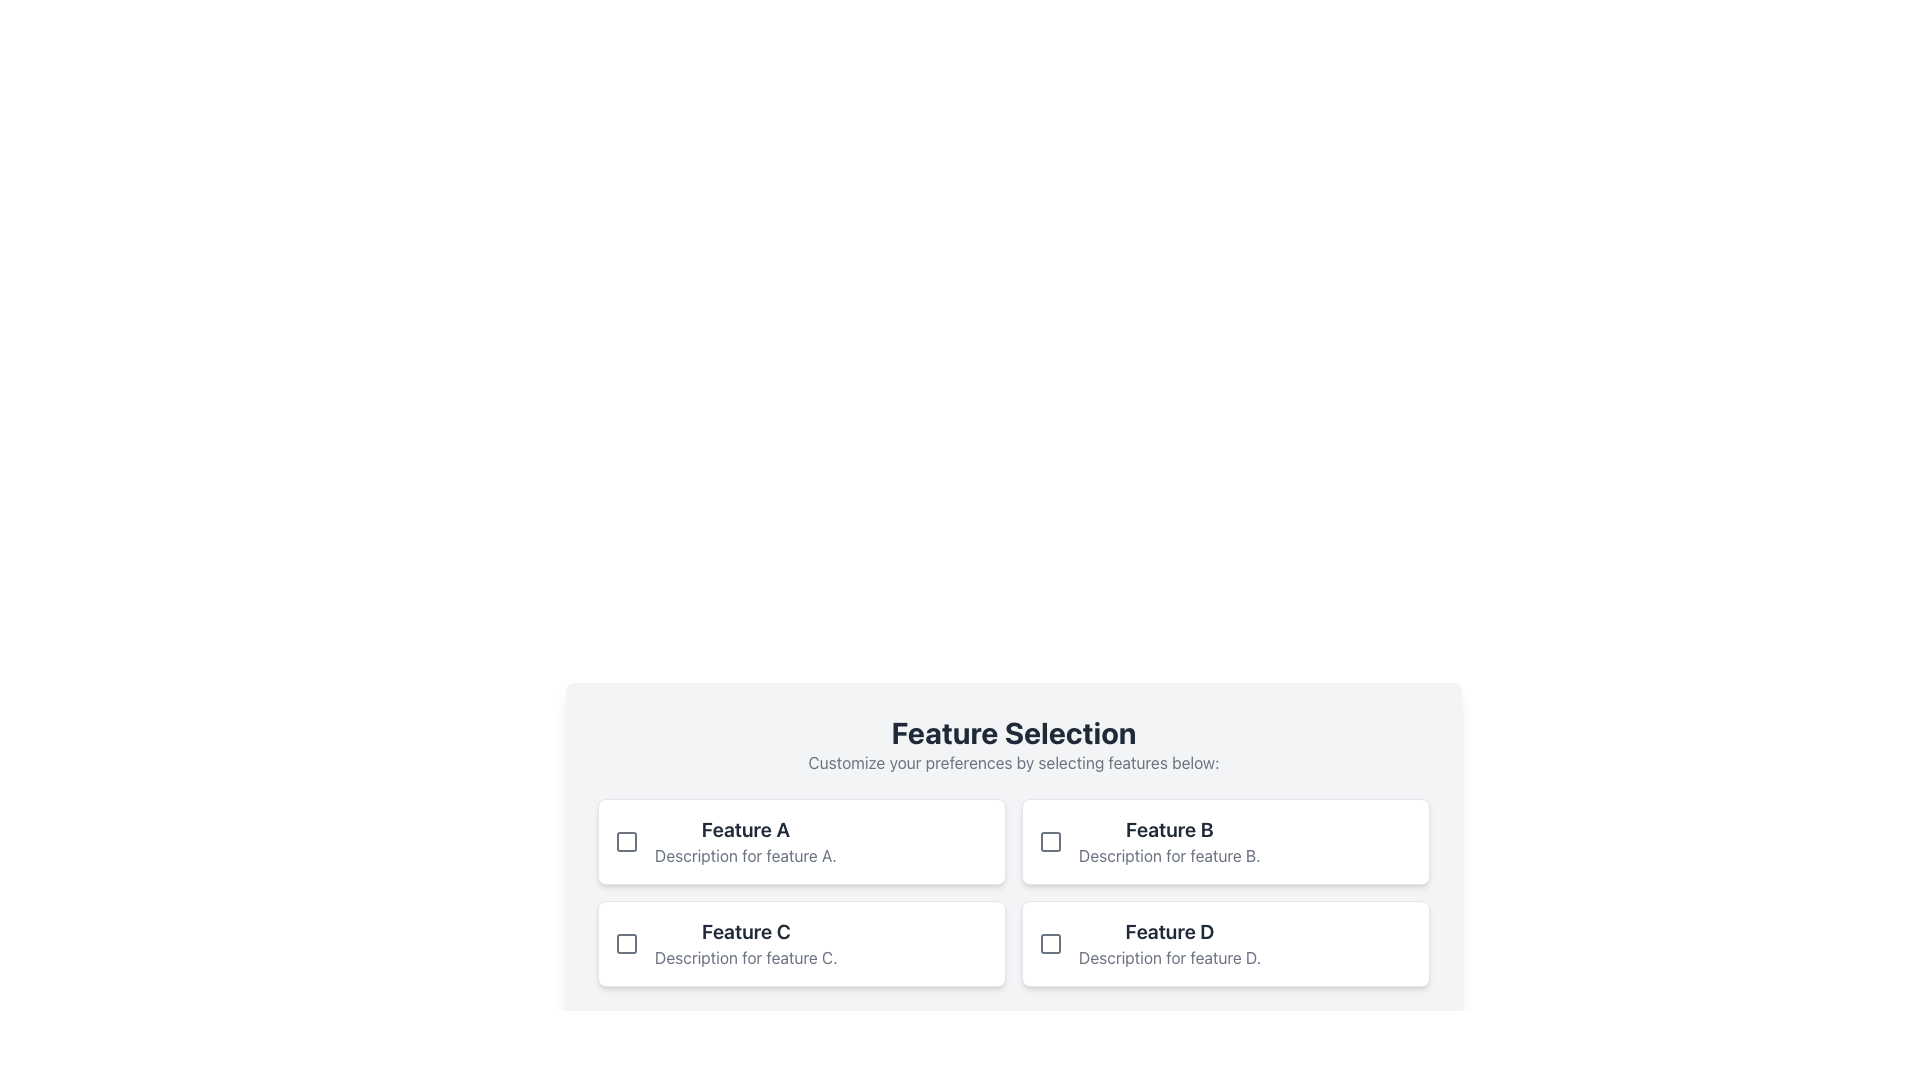  Describe the element at coordinates (1013, 763) in the screenshot. I see `the static text element that reads 'Customize your preferences by selecting features below:' located beneath the main title 'Feature Selection'` at that location.